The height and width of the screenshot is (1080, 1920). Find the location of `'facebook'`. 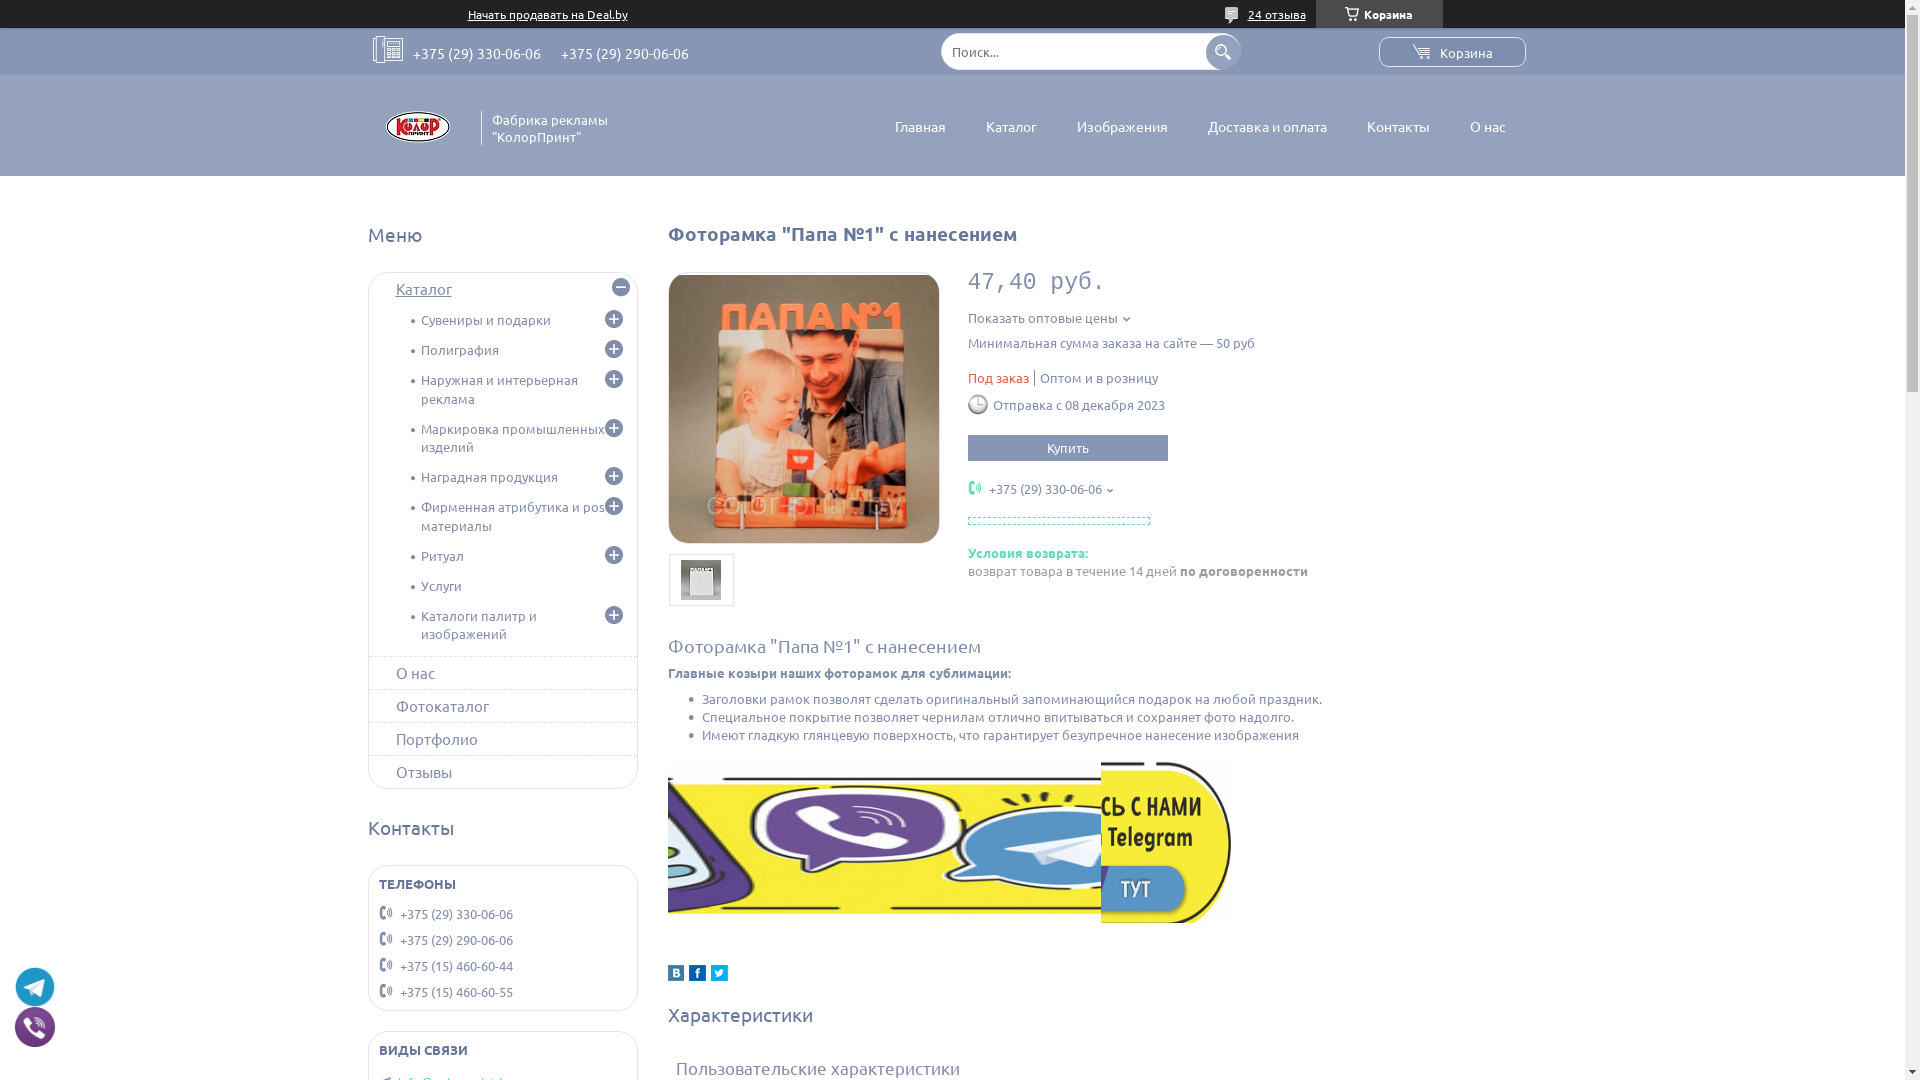

'facebook' is located at coordinates (696, 974).